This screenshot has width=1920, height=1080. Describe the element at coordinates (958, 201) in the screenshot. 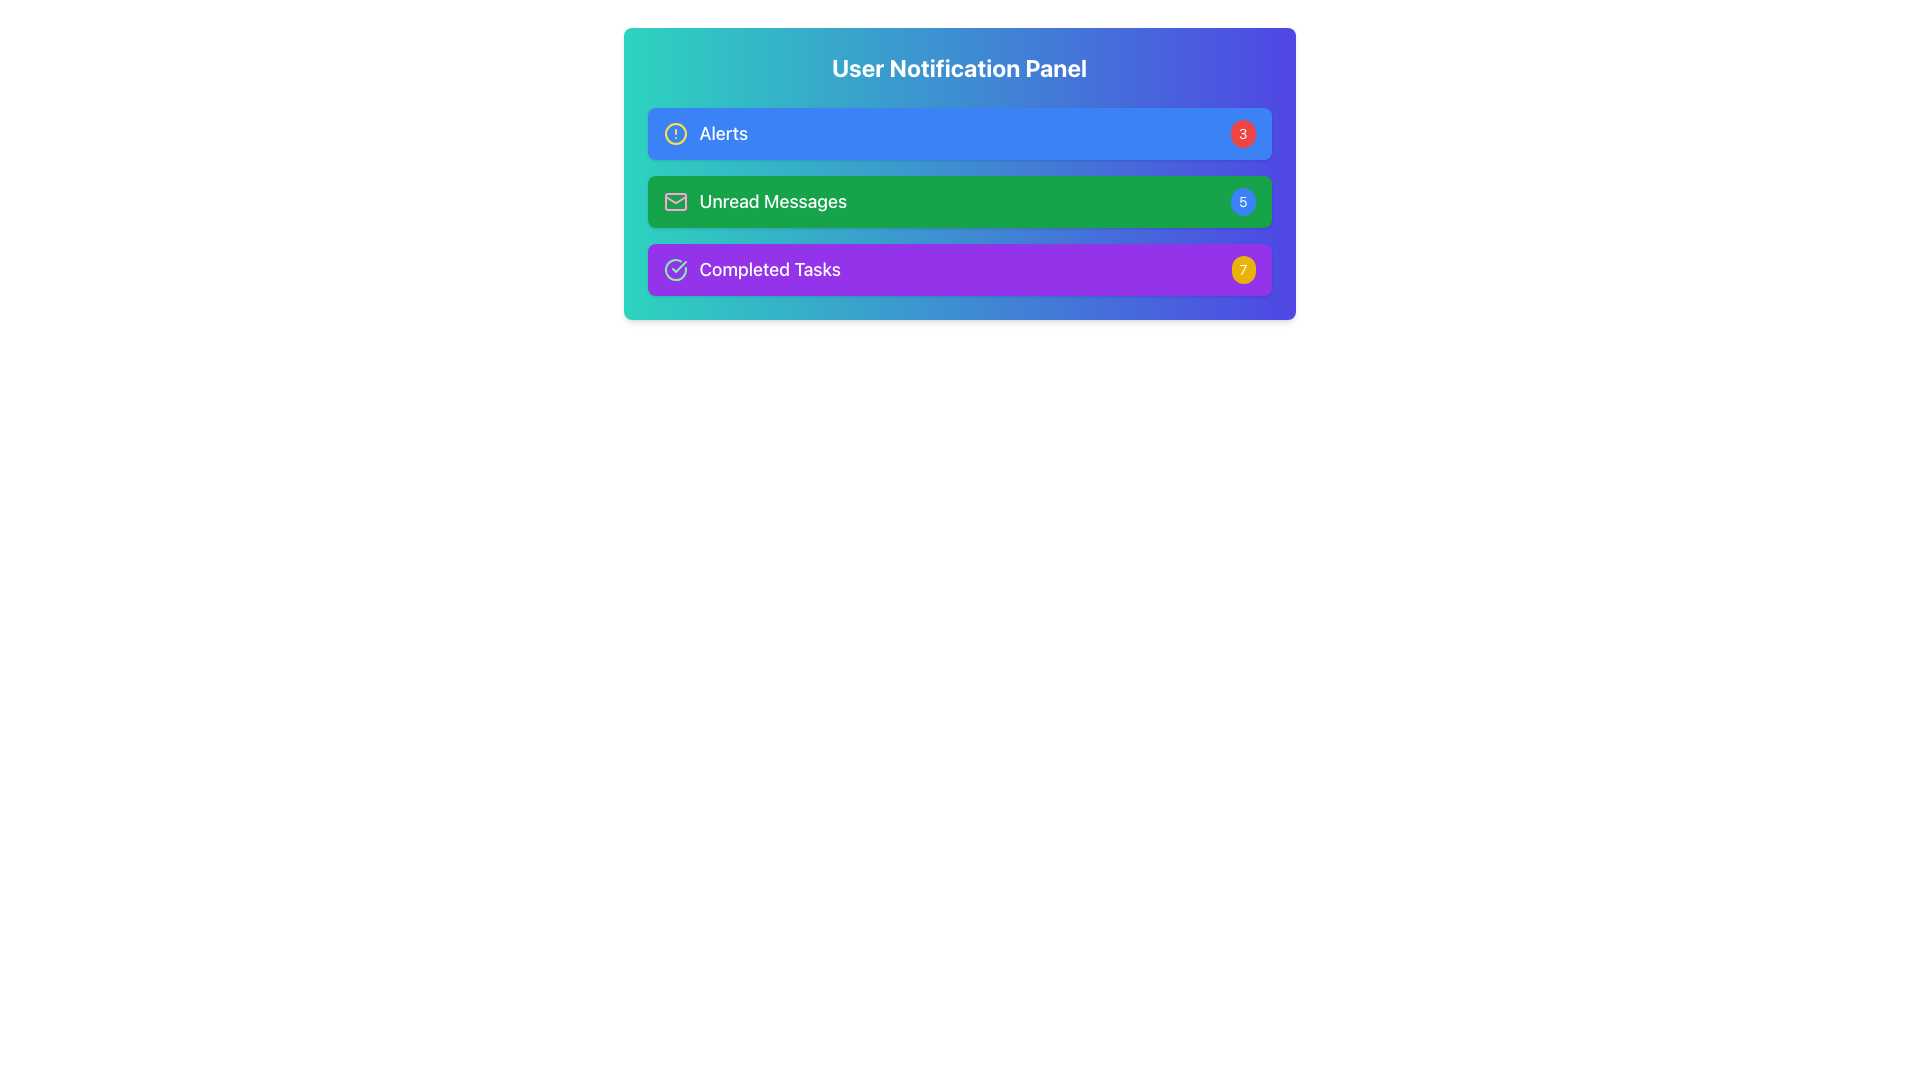

I see `the Notification Item in the User Notification Panel to interact with it` at that location.